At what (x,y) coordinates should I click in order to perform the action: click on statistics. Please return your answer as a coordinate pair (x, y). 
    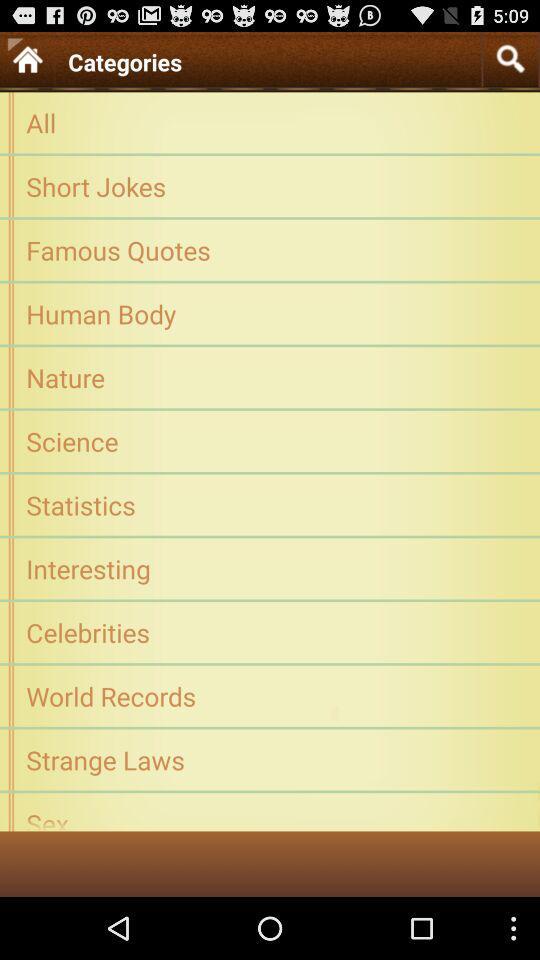
    Looking at the image, I should click on (270, 503).